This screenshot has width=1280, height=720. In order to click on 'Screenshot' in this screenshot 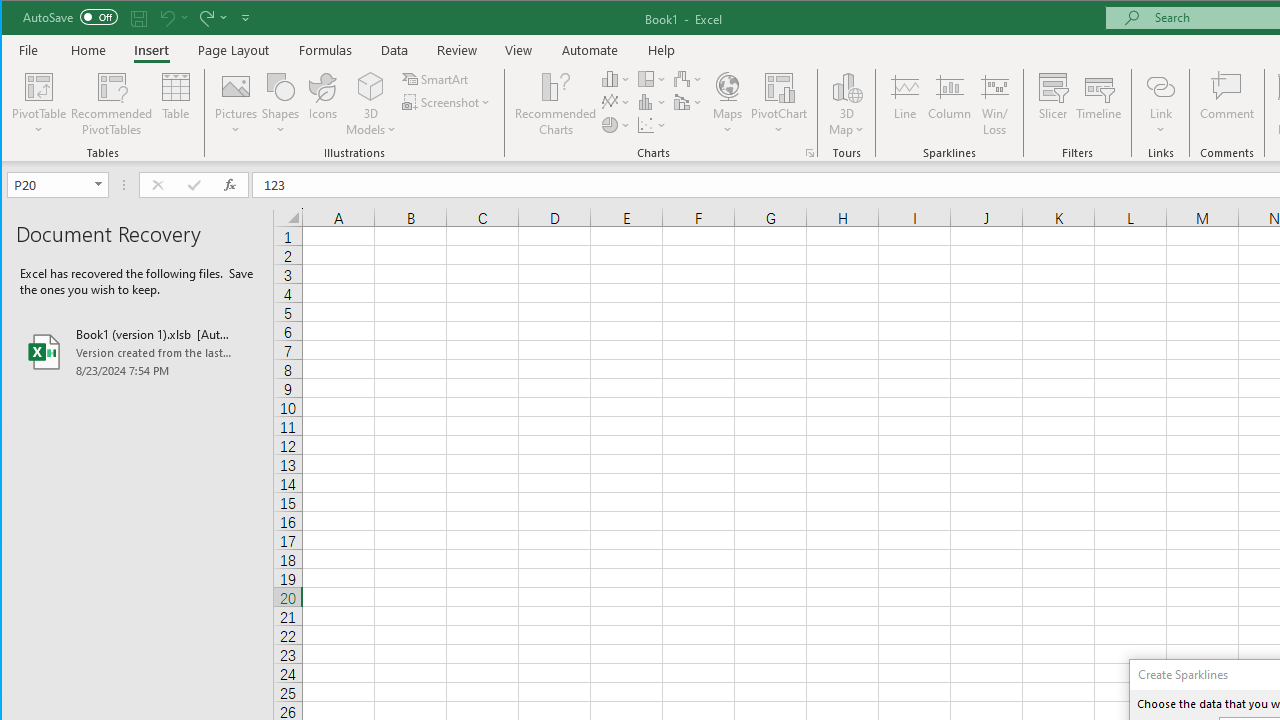, I will do `click(447, 102)`.